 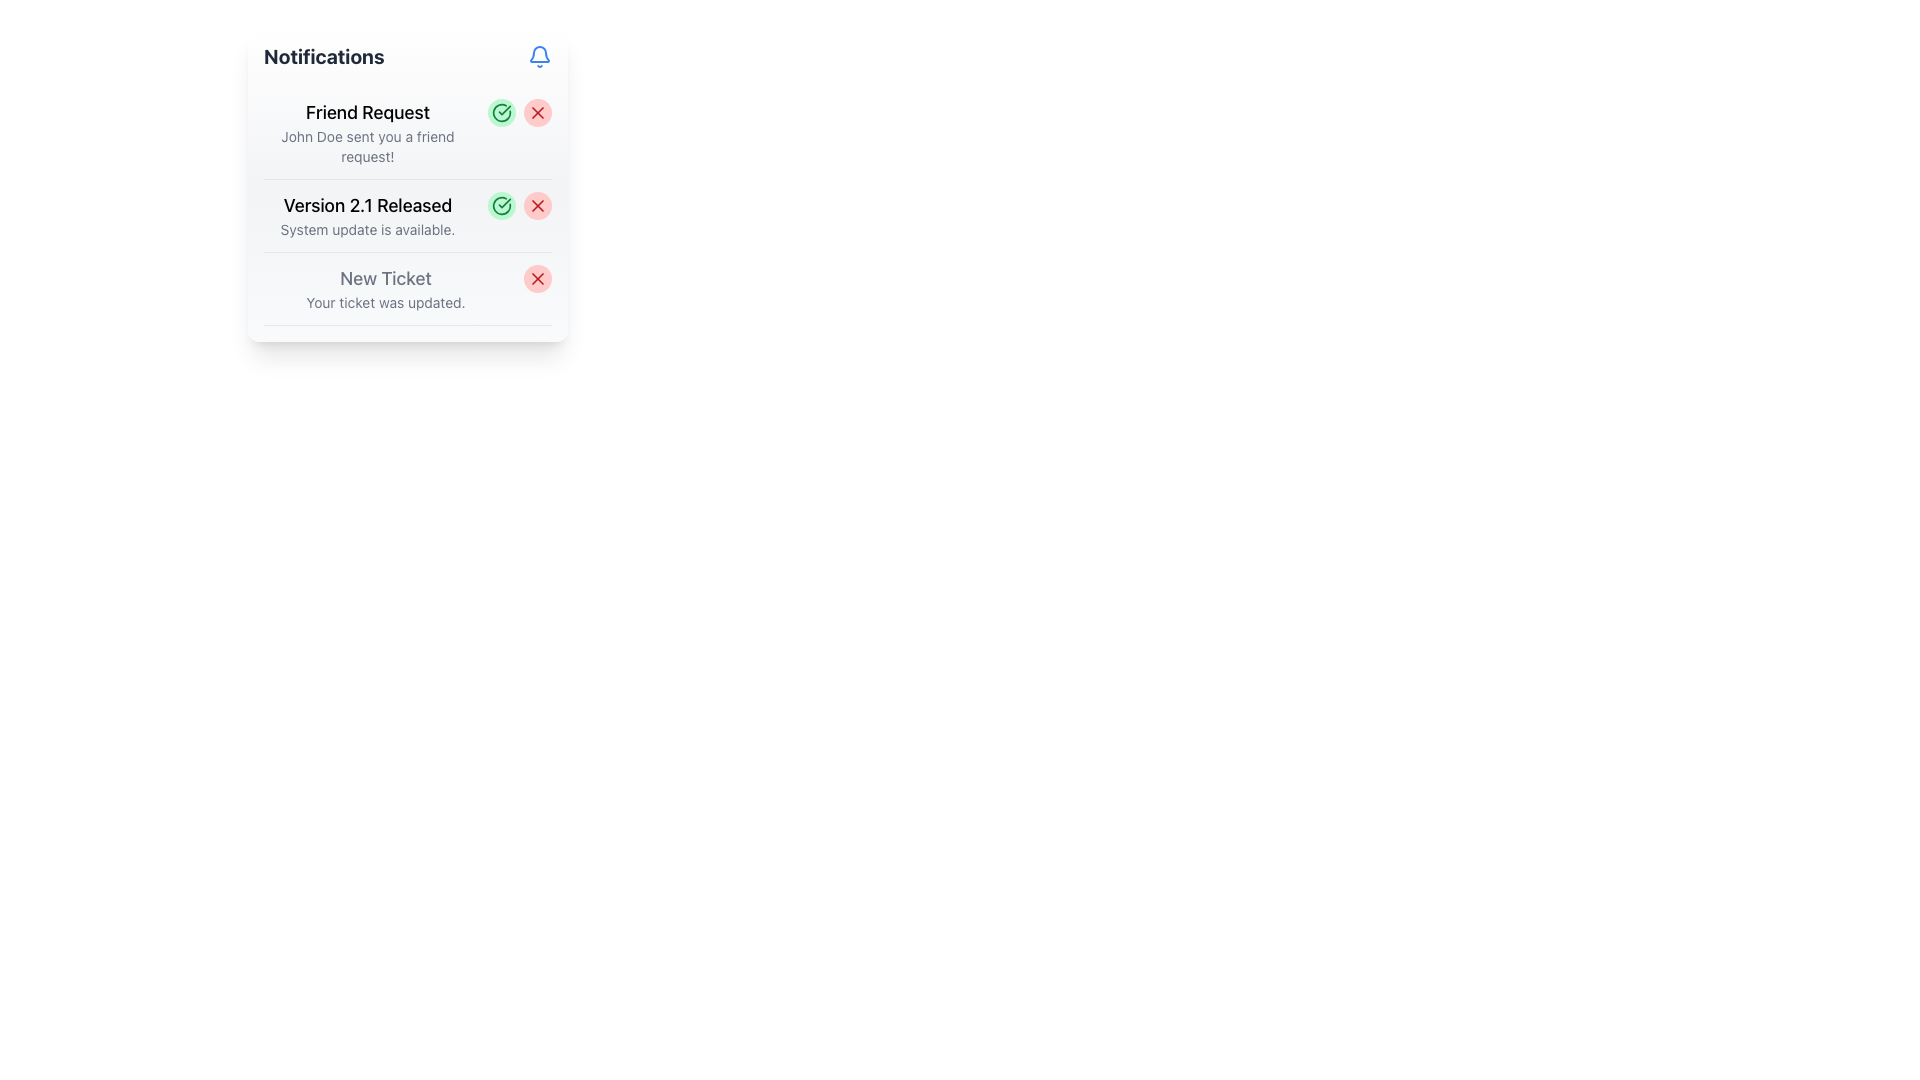 I want to click on the notification icon located at the top right of the notifications section, adjacent to the 'Notifications' heading, so click(x=539, y=56).